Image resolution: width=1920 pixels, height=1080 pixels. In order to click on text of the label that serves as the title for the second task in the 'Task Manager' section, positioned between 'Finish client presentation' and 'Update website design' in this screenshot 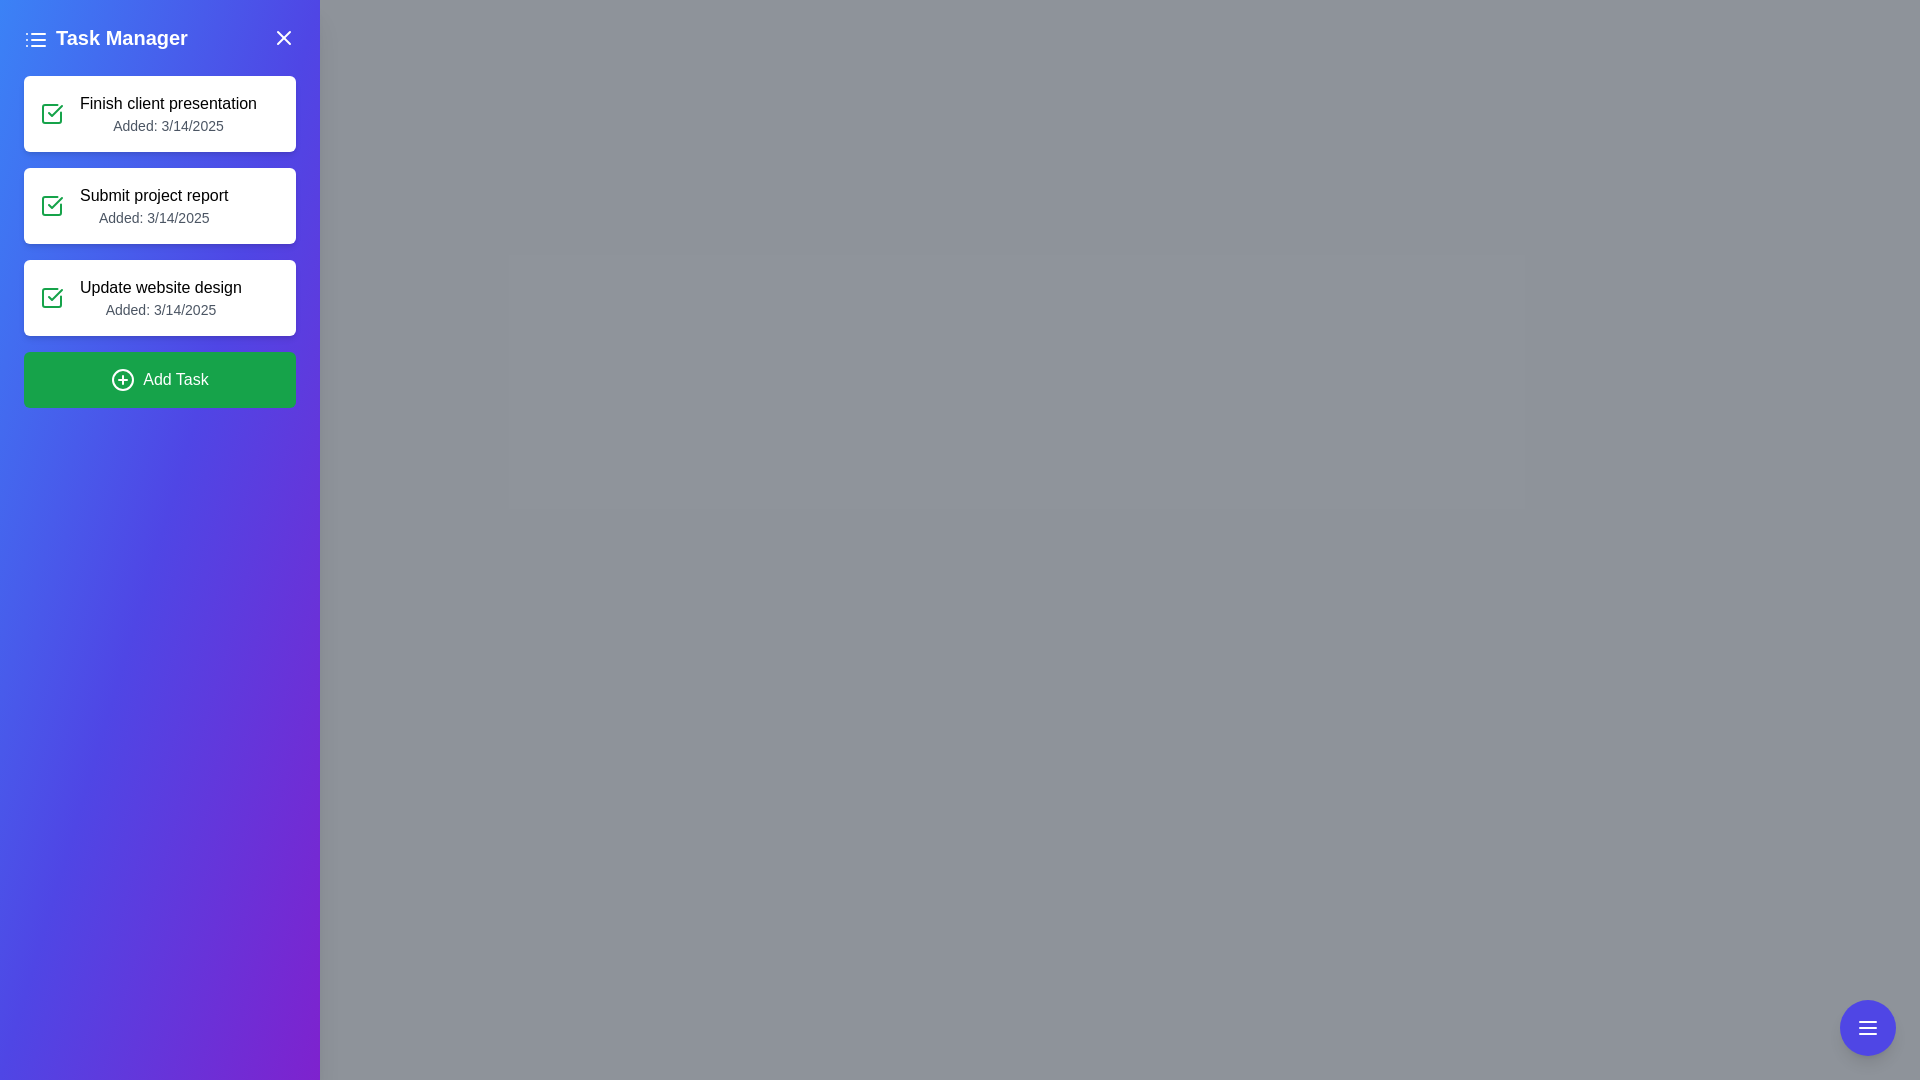, I will do `click(153, 196)`.